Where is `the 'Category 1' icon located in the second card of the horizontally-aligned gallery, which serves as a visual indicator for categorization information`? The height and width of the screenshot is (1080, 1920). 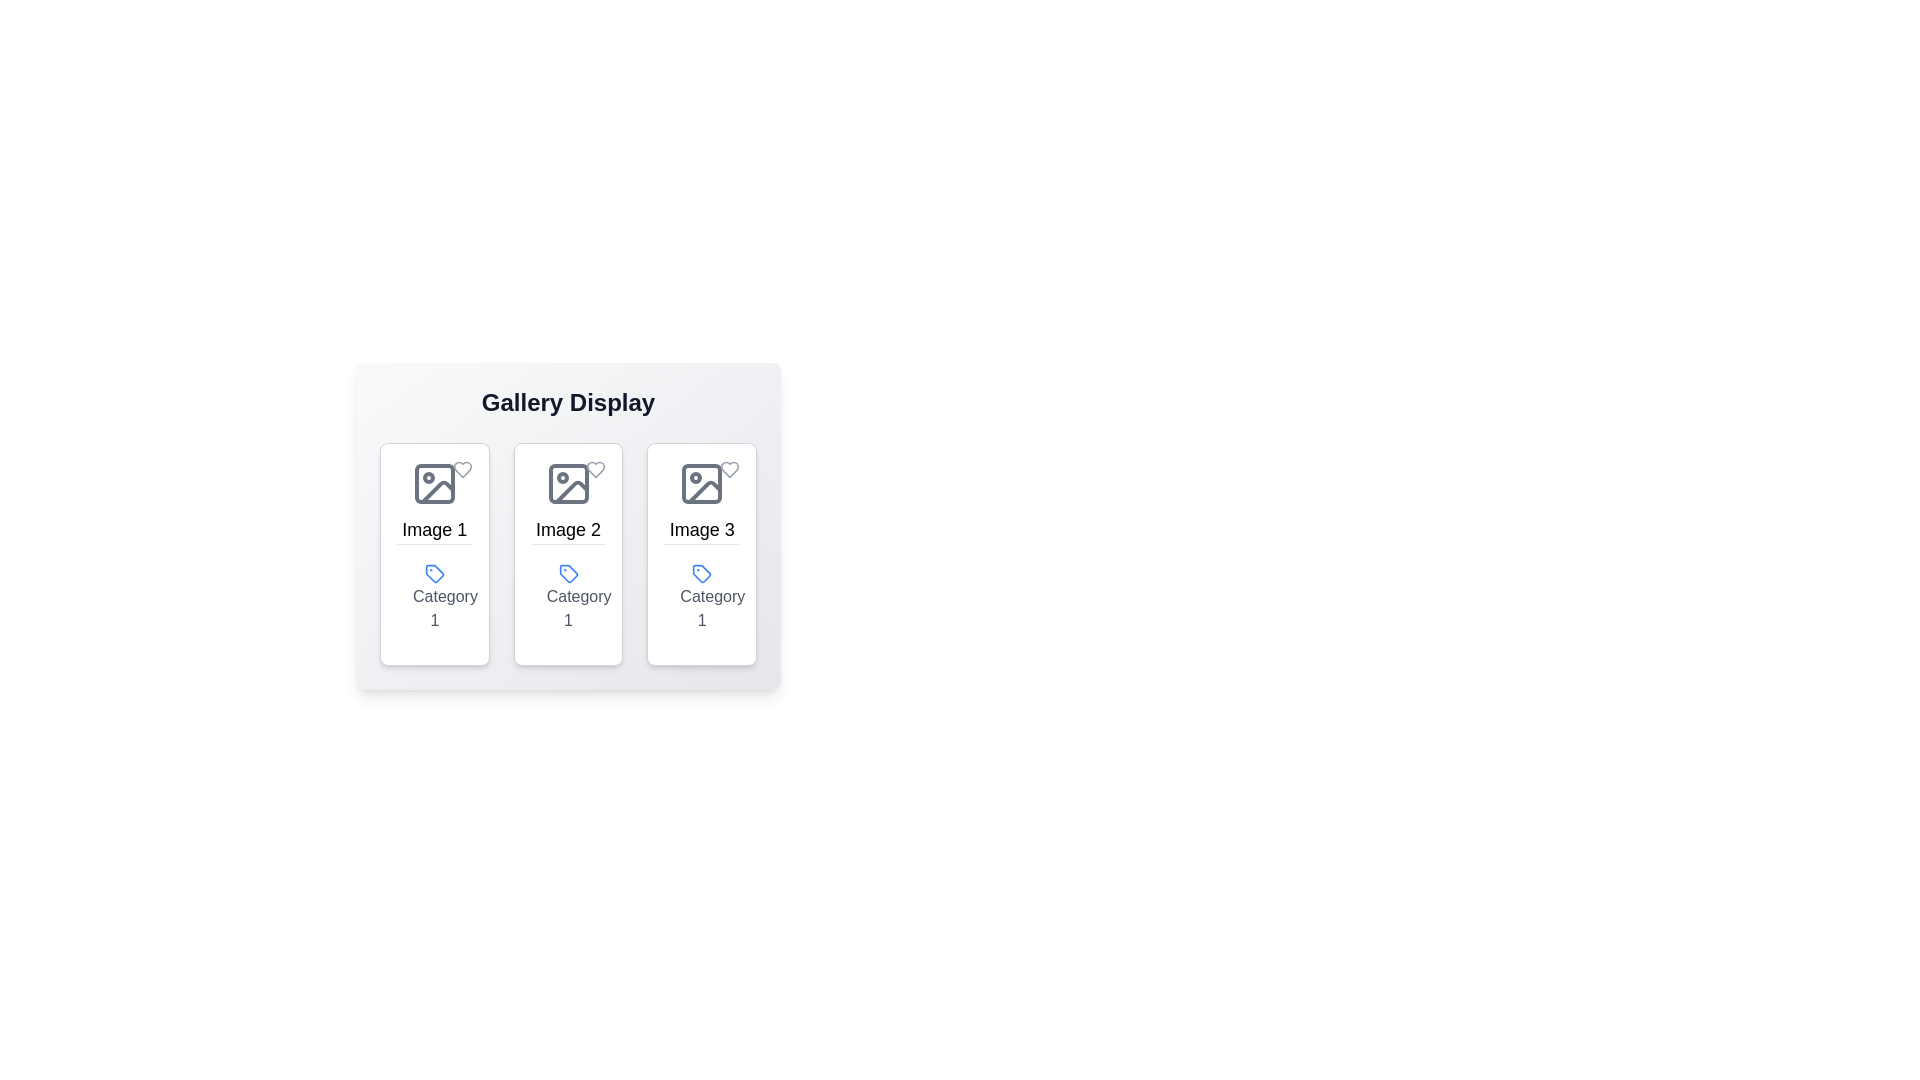 the 'Category 1' icon located in the second card of the horizontally-aligned gallery, which serves as a visual indicator for categorization information is located at coordinates (567, 573).